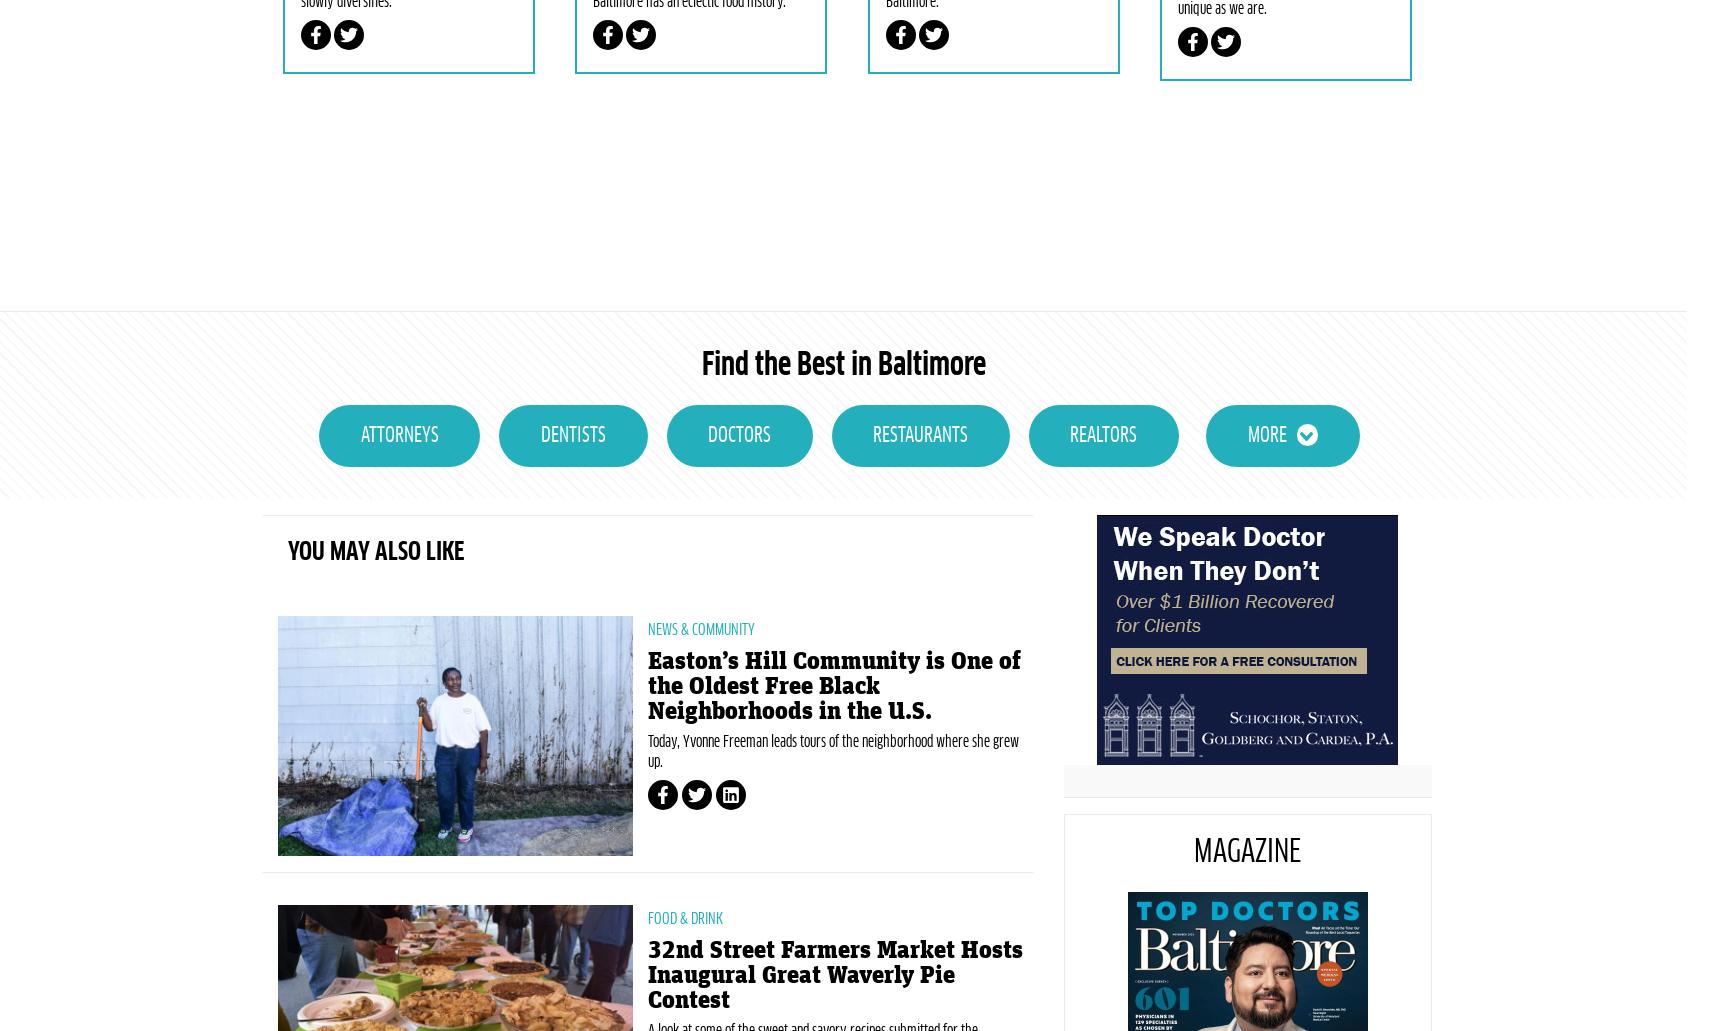 This screenshot has width=1710, height=1031. Describe the element at coordinates (1177, 52) in the screenshot. I see `'Game Faces'` at that location.